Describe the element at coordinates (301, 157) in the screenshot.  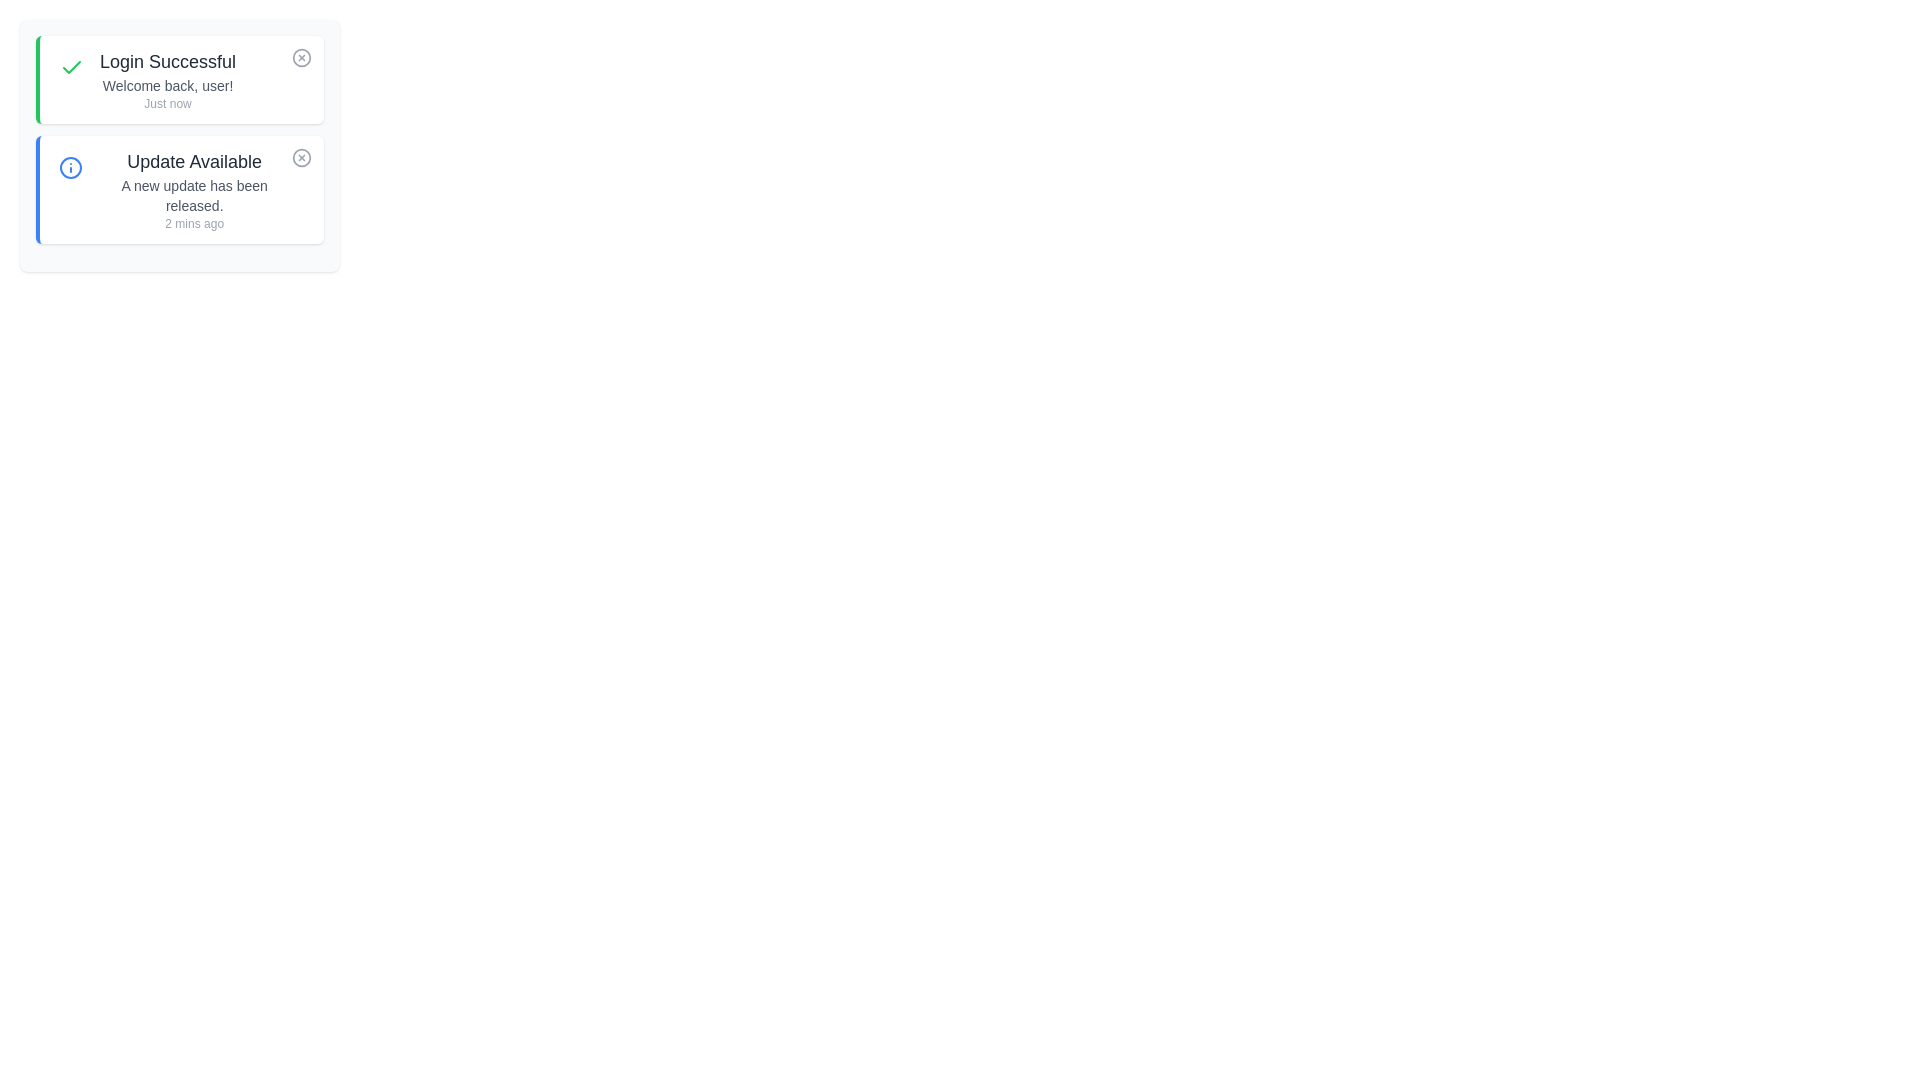
I see `the decorative SVG circle located in the second notification card with the text 'Update Available'` at that location.